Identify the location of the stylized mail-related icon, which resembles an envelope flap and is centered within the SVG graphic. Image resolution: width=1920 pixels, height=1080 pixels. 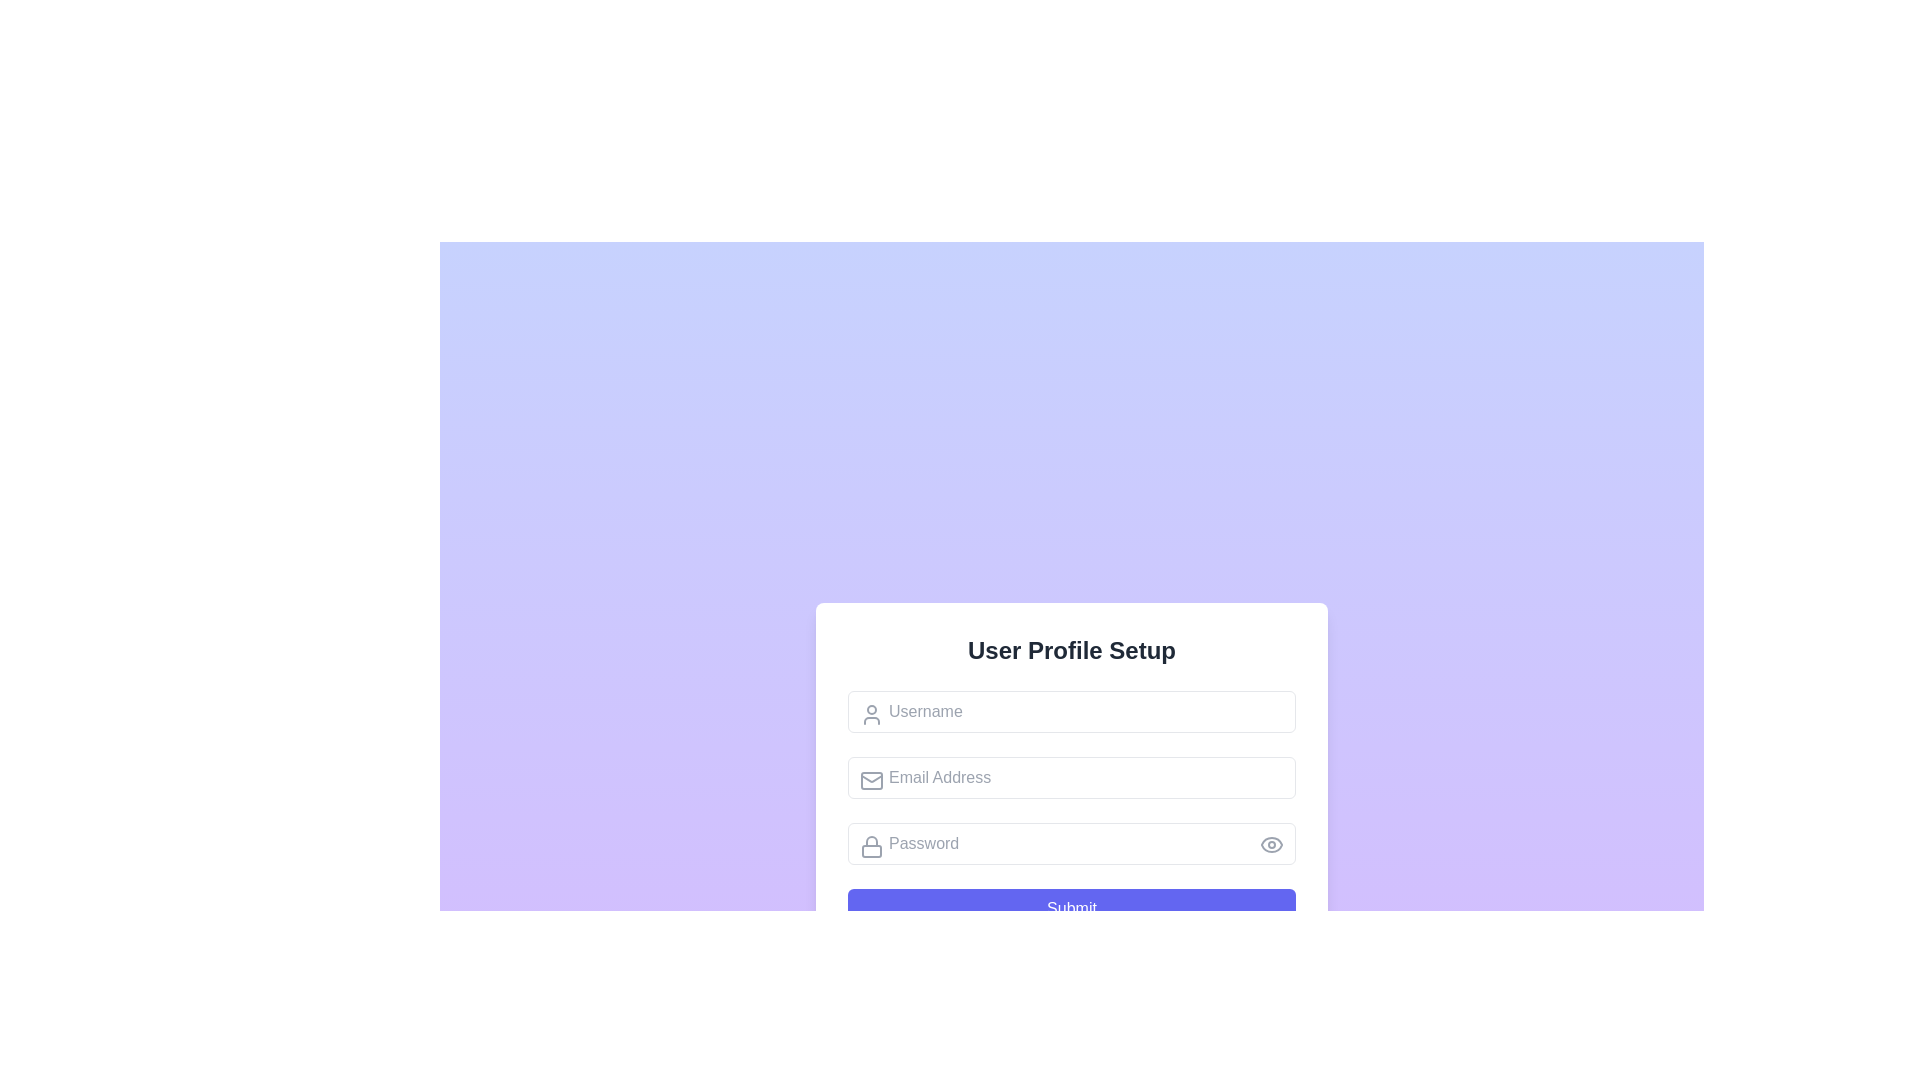
(872, 777).